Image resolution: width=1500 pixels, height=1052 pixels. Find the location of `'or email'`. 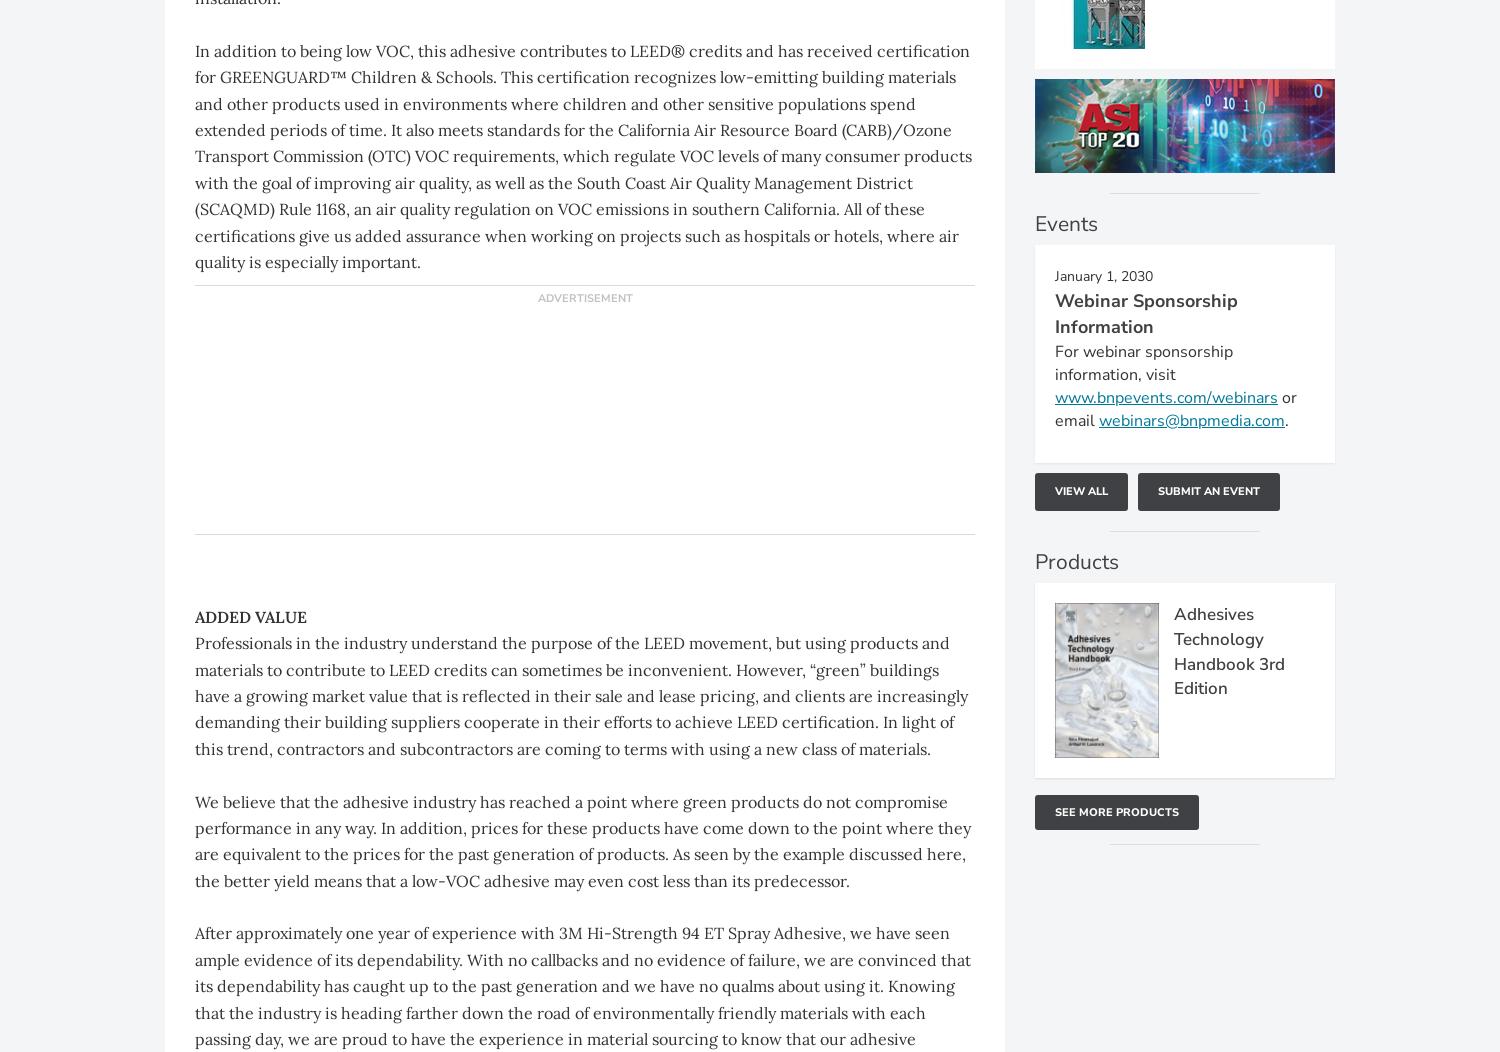

'or email' is located at coordinates (1176, 408).